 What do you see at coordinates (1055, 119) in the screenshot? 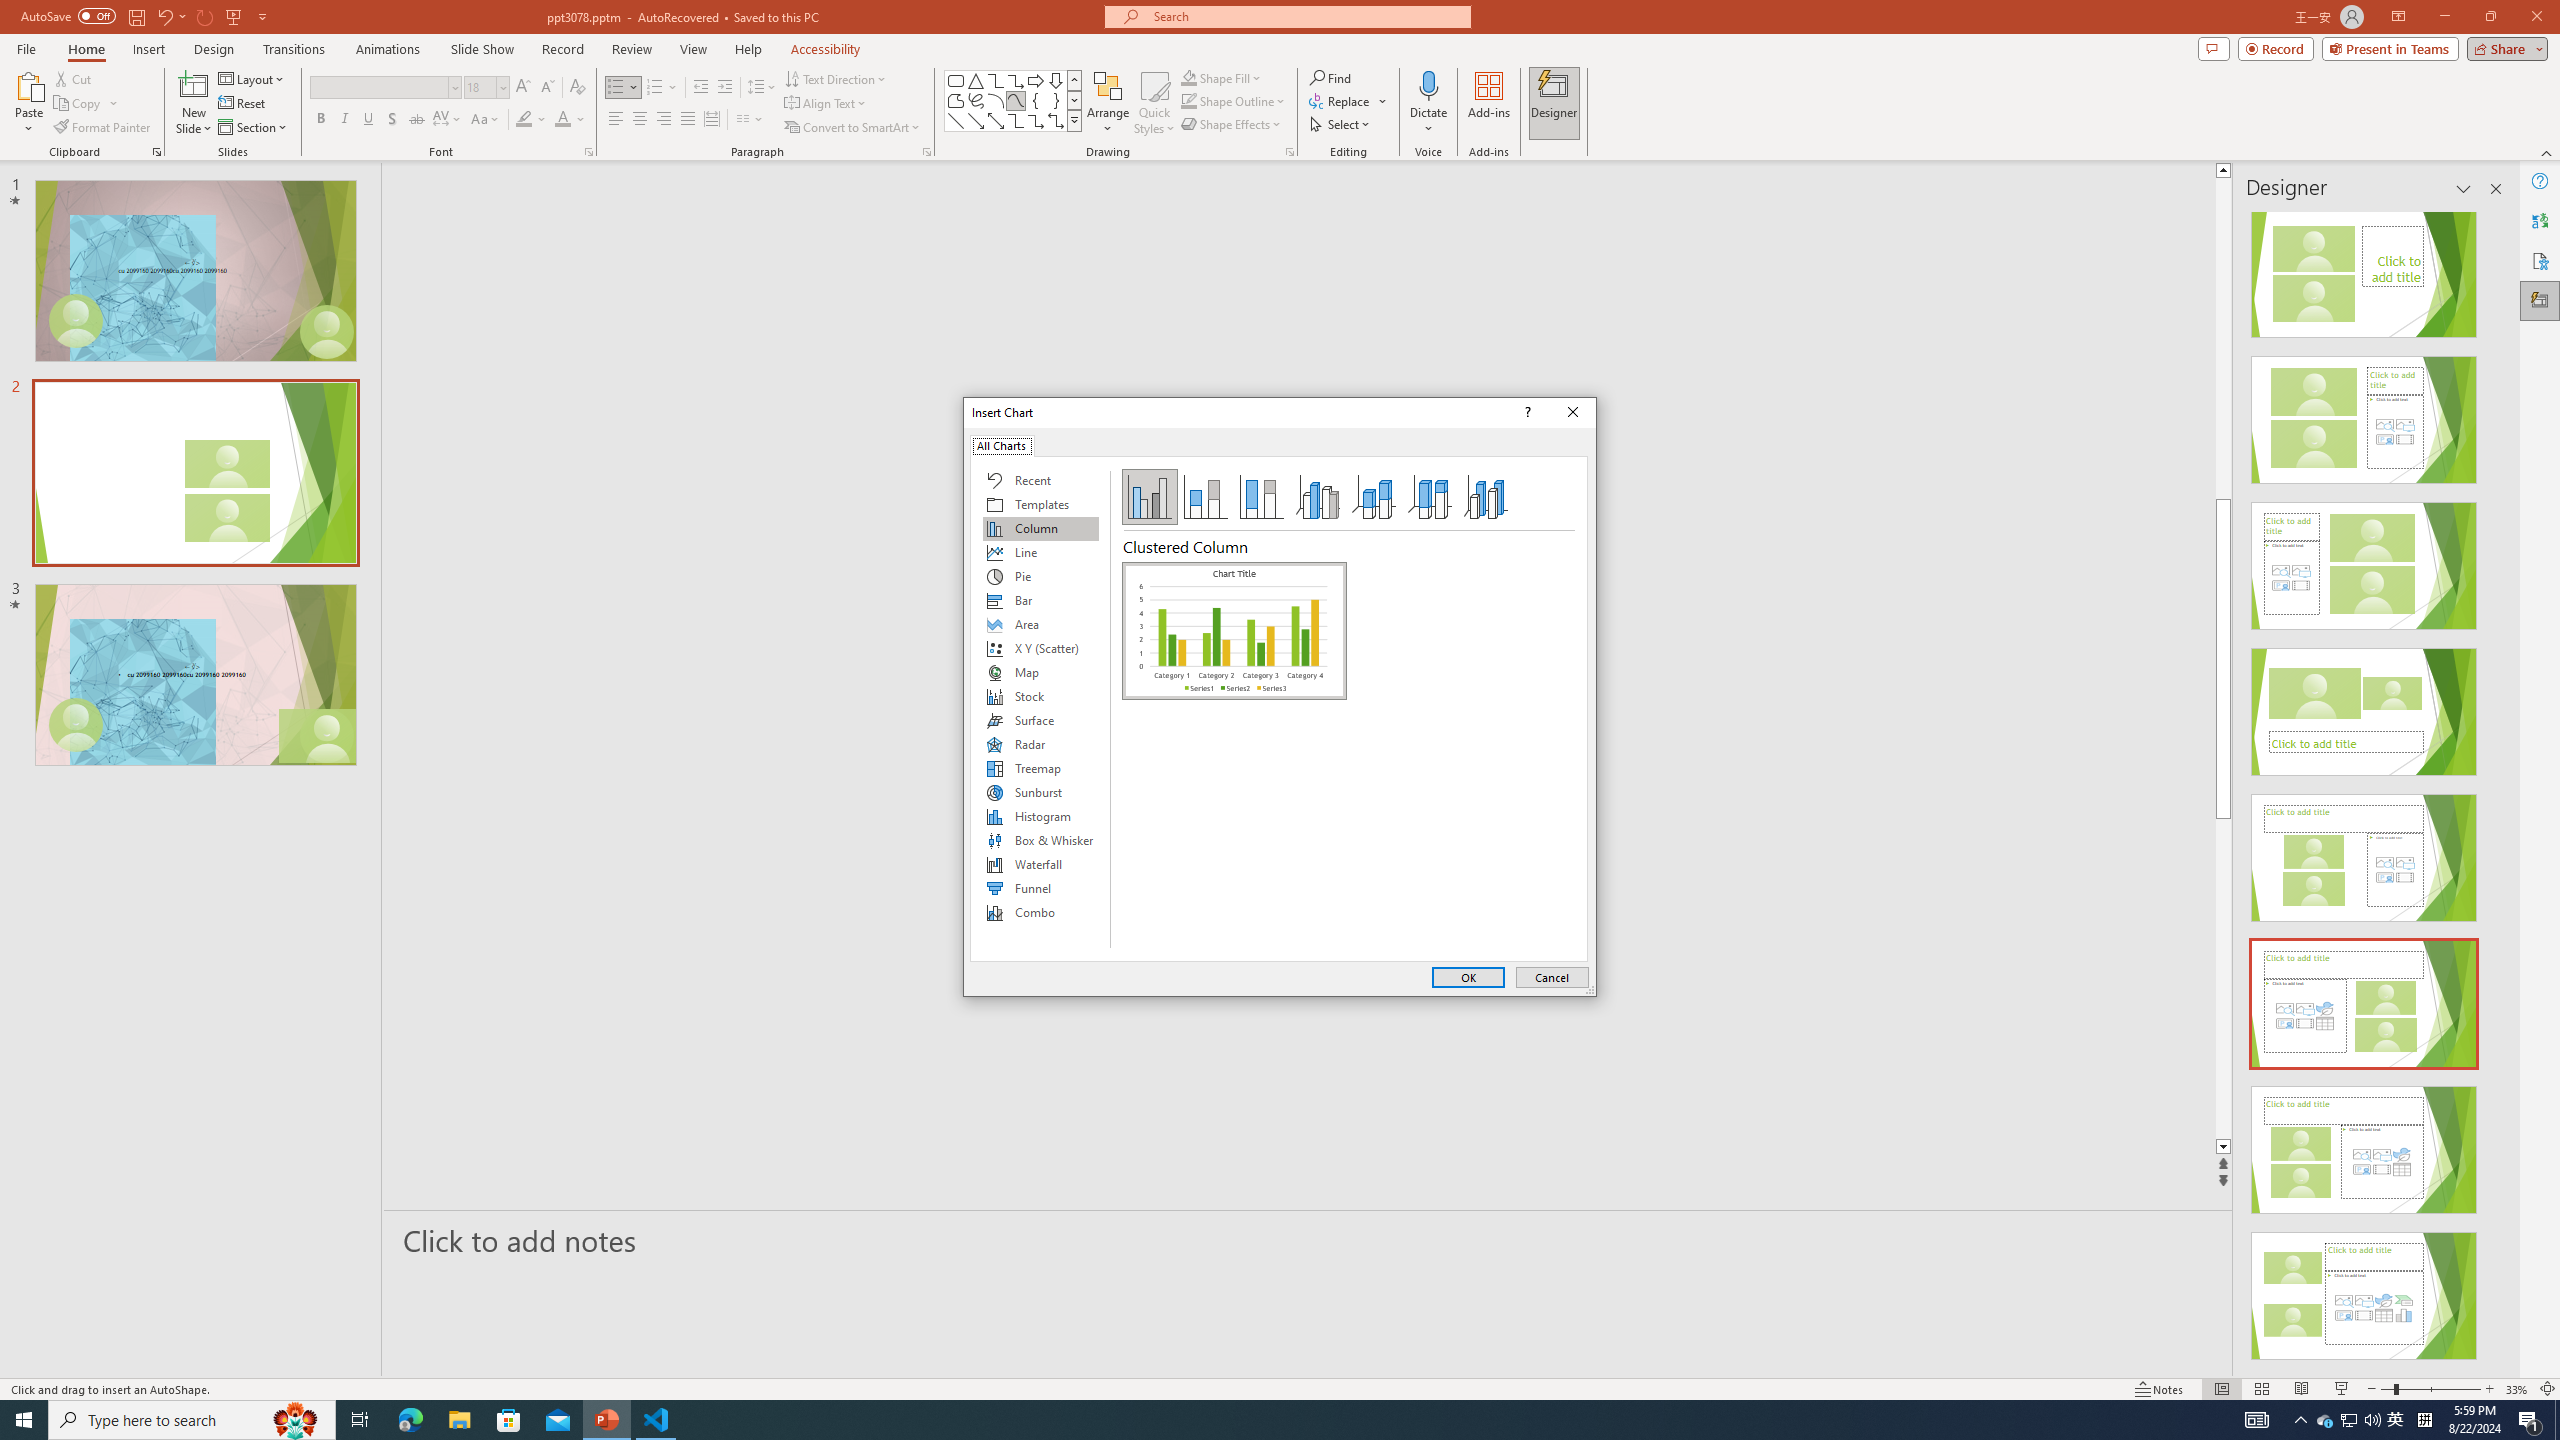
I see `'Connector: Elbow Double-Arrow'` at bounding box center [1055, 119].